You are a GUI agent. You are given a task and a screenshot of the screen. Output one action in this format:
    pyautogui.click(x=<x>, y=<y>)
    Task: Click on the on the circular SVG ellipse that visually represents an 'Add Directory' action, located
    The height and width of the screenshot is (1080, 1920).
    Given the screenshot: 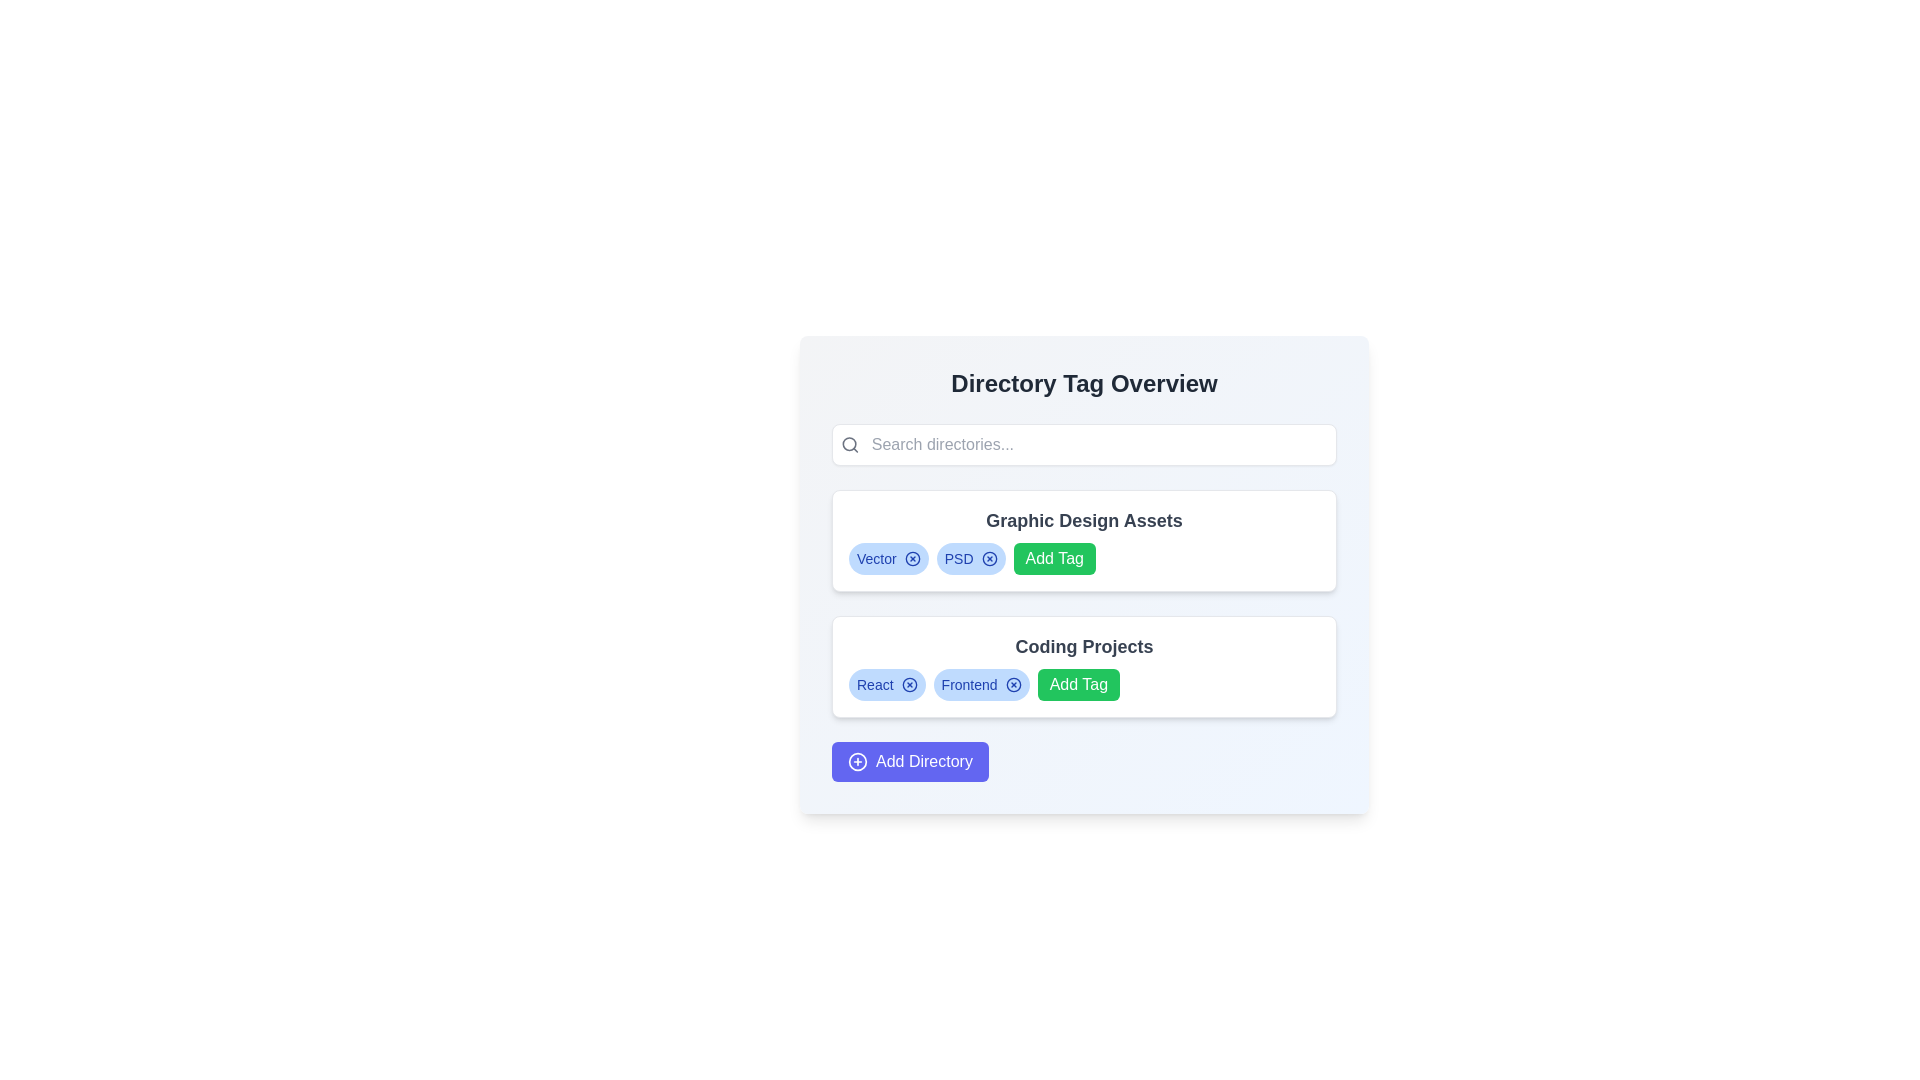 What is the action you would take?
    pyautogui.click(x=858, y=762)
    